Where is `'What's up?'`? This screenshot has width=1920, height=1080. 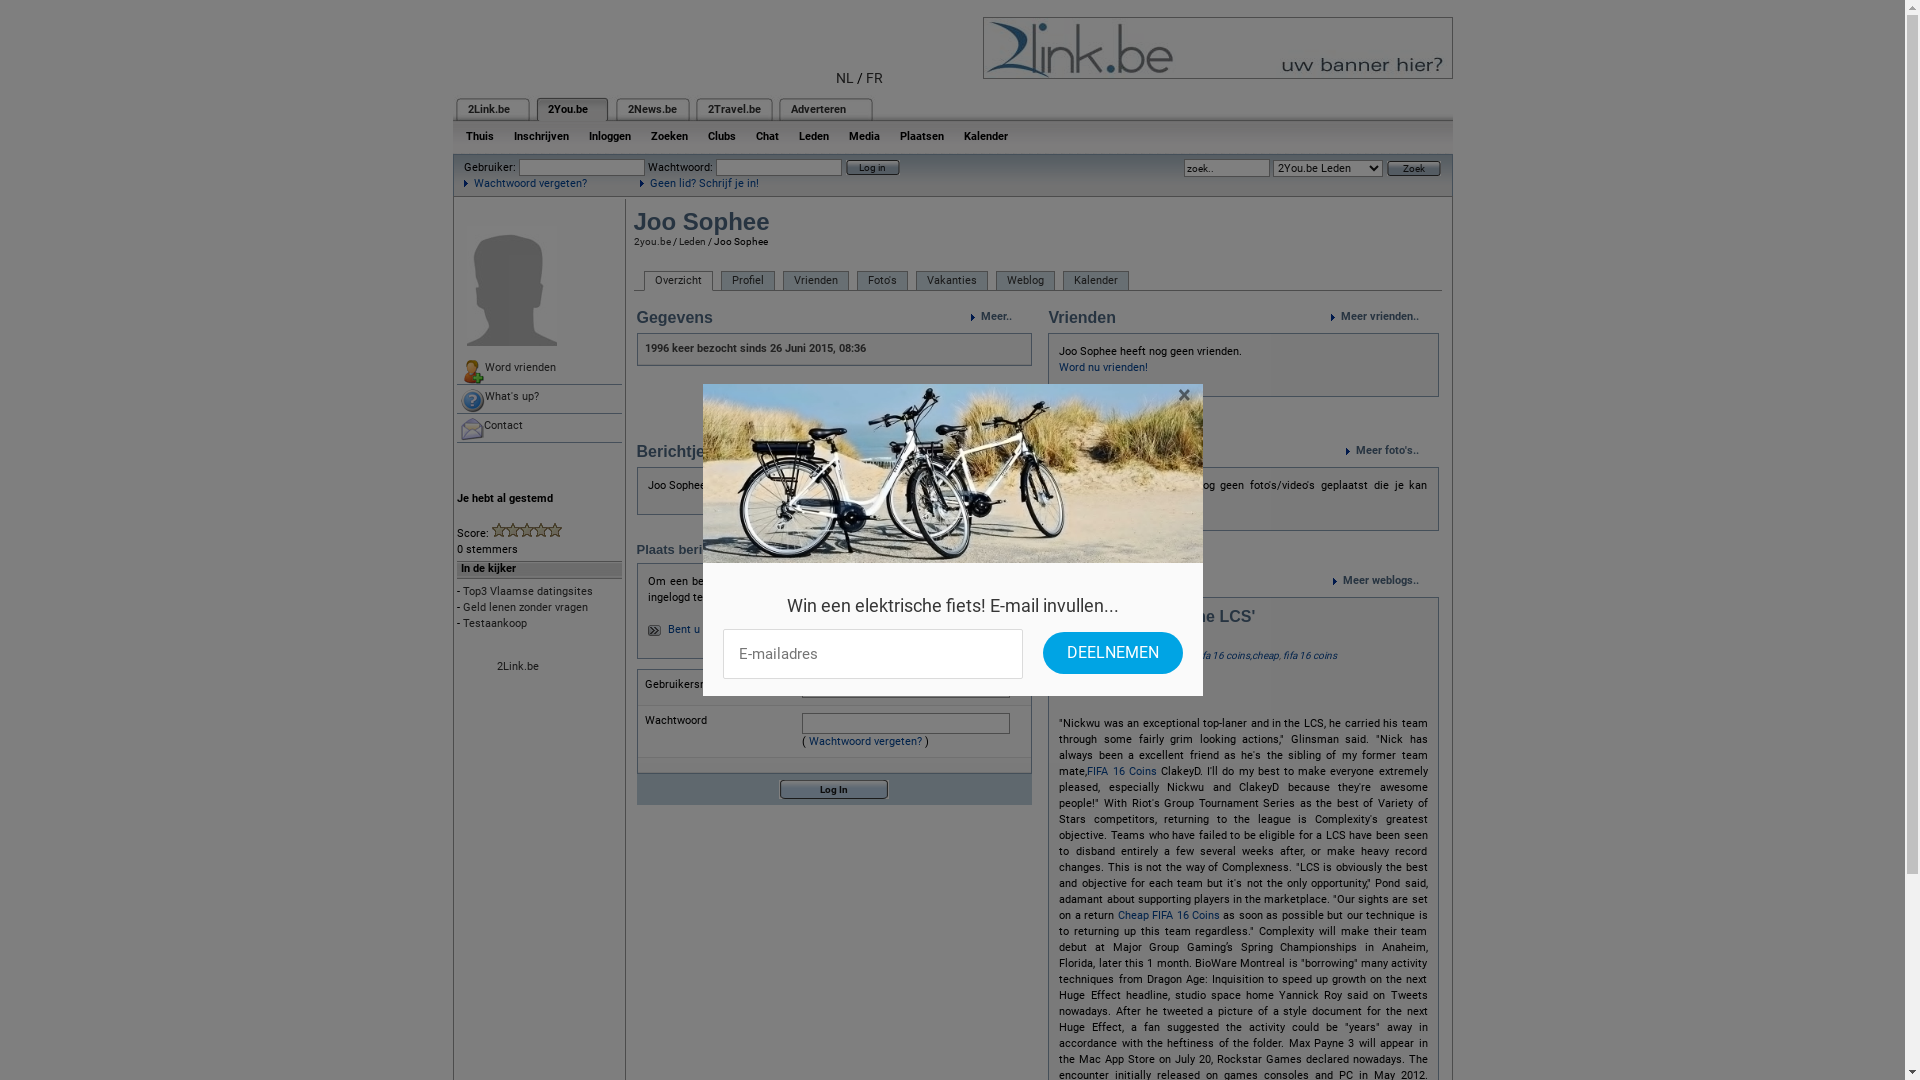
'What's up?' is located at coordinates (538, 399).